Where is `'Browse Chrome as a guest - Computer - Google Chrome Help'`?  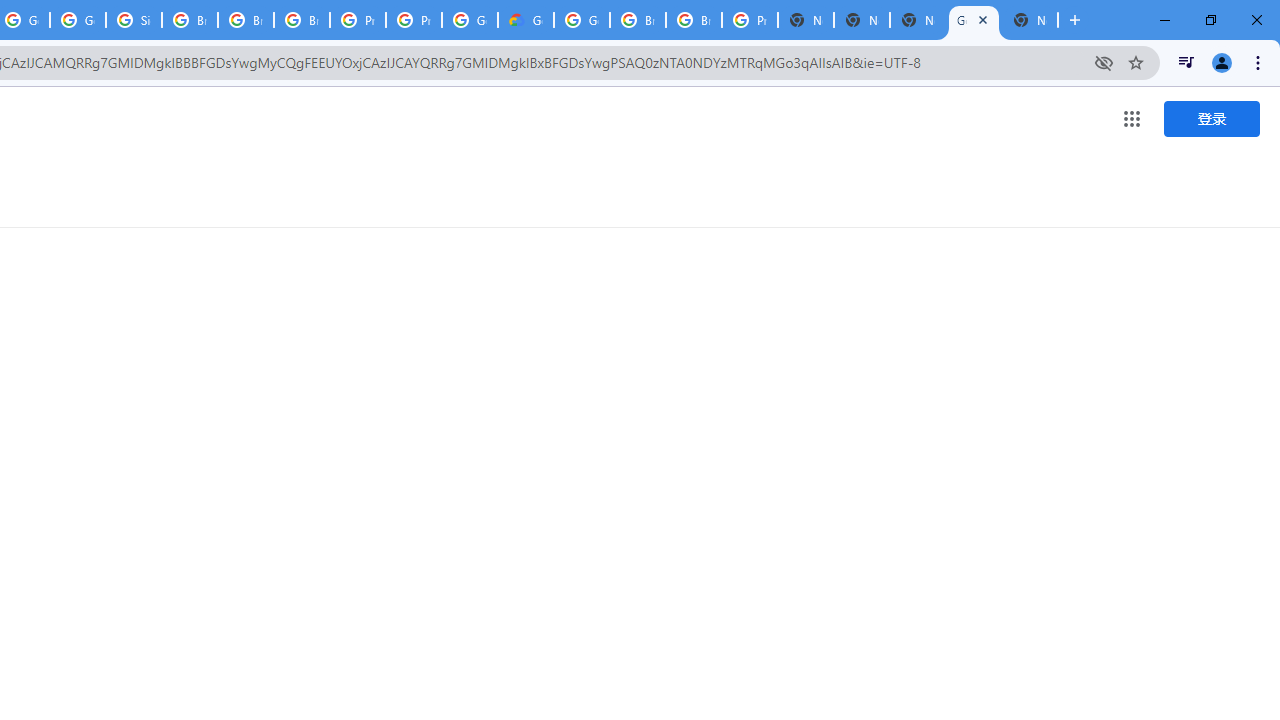
'Browse Chrome as a guest - Computer - Google Chrome Help' is located at coordinates (693, 20).